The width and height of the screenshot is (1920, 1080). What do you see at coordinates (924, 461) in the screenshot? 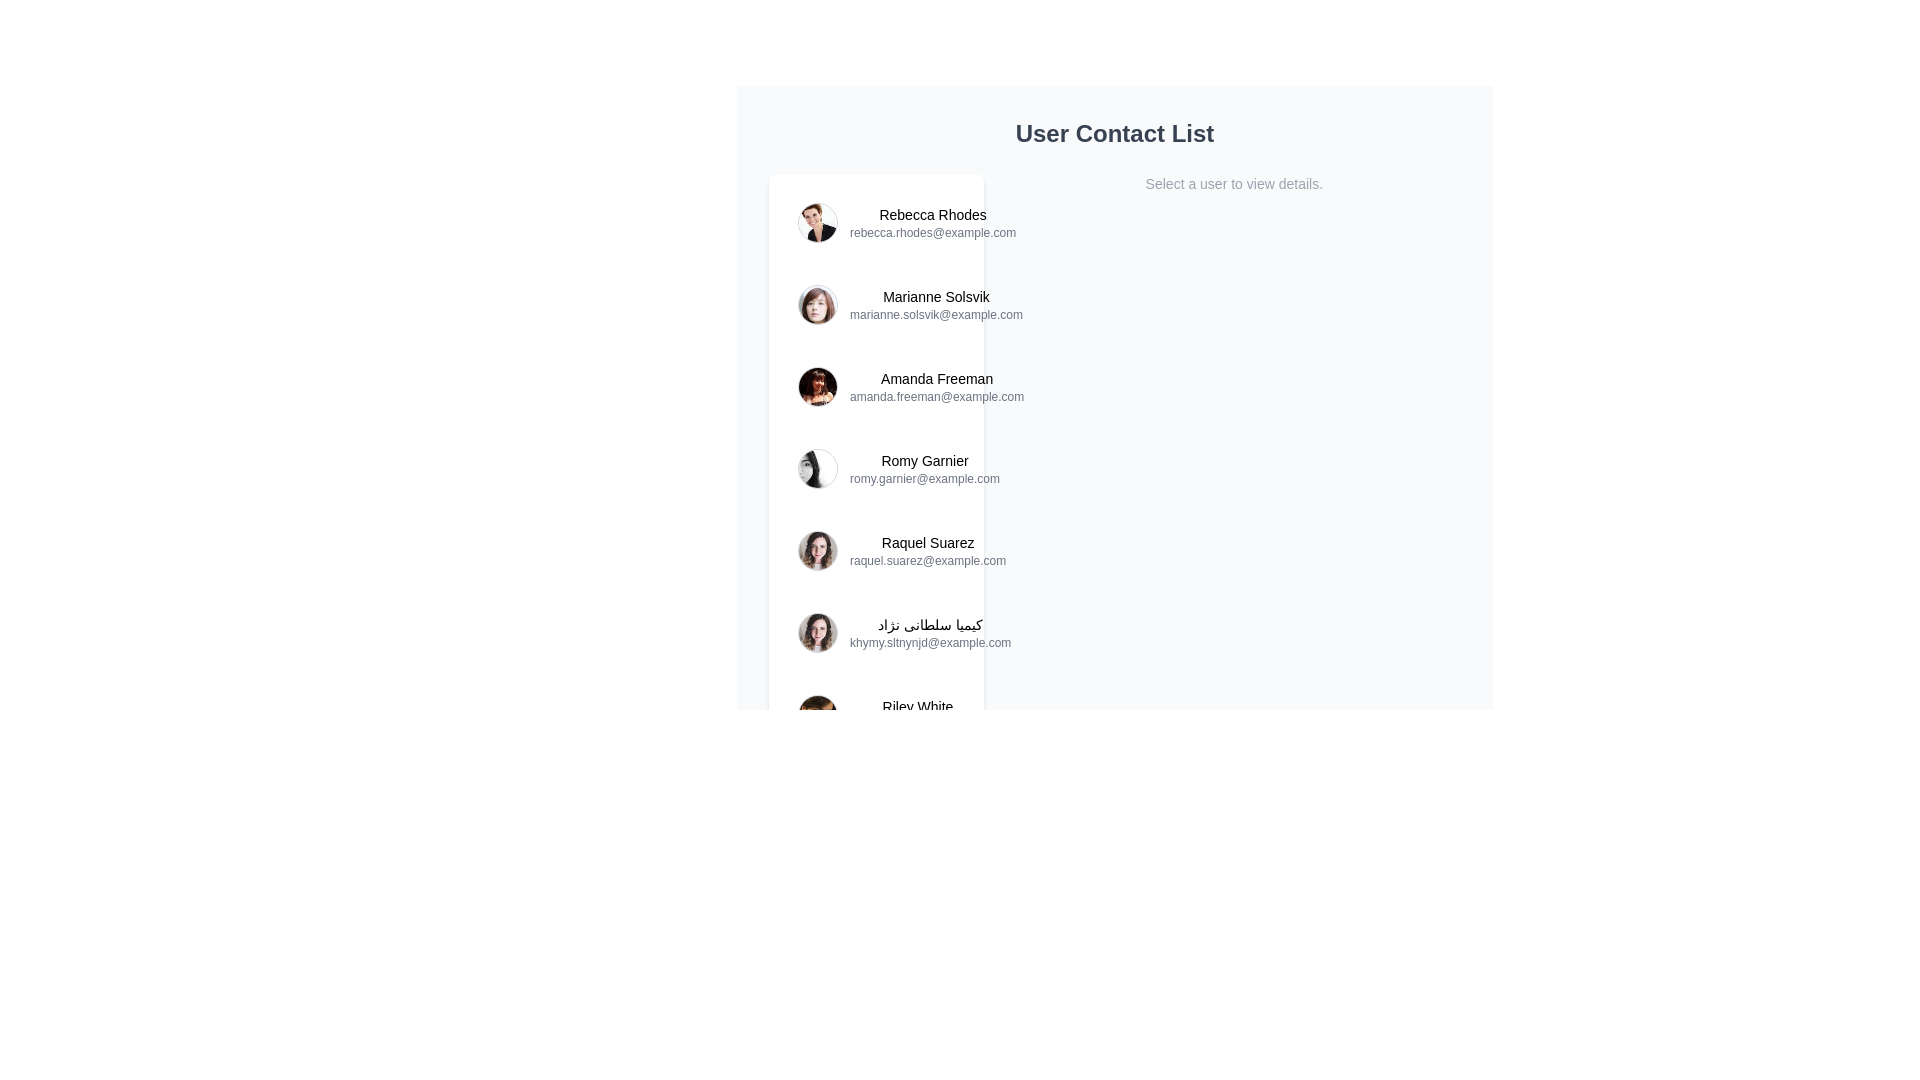
I see `the text label displaying 'Romy Garnier', which is styled in a smaller font size and medium weight, located above the email address 'romy.garnier@example.com'` at bounding box center [924, 461].